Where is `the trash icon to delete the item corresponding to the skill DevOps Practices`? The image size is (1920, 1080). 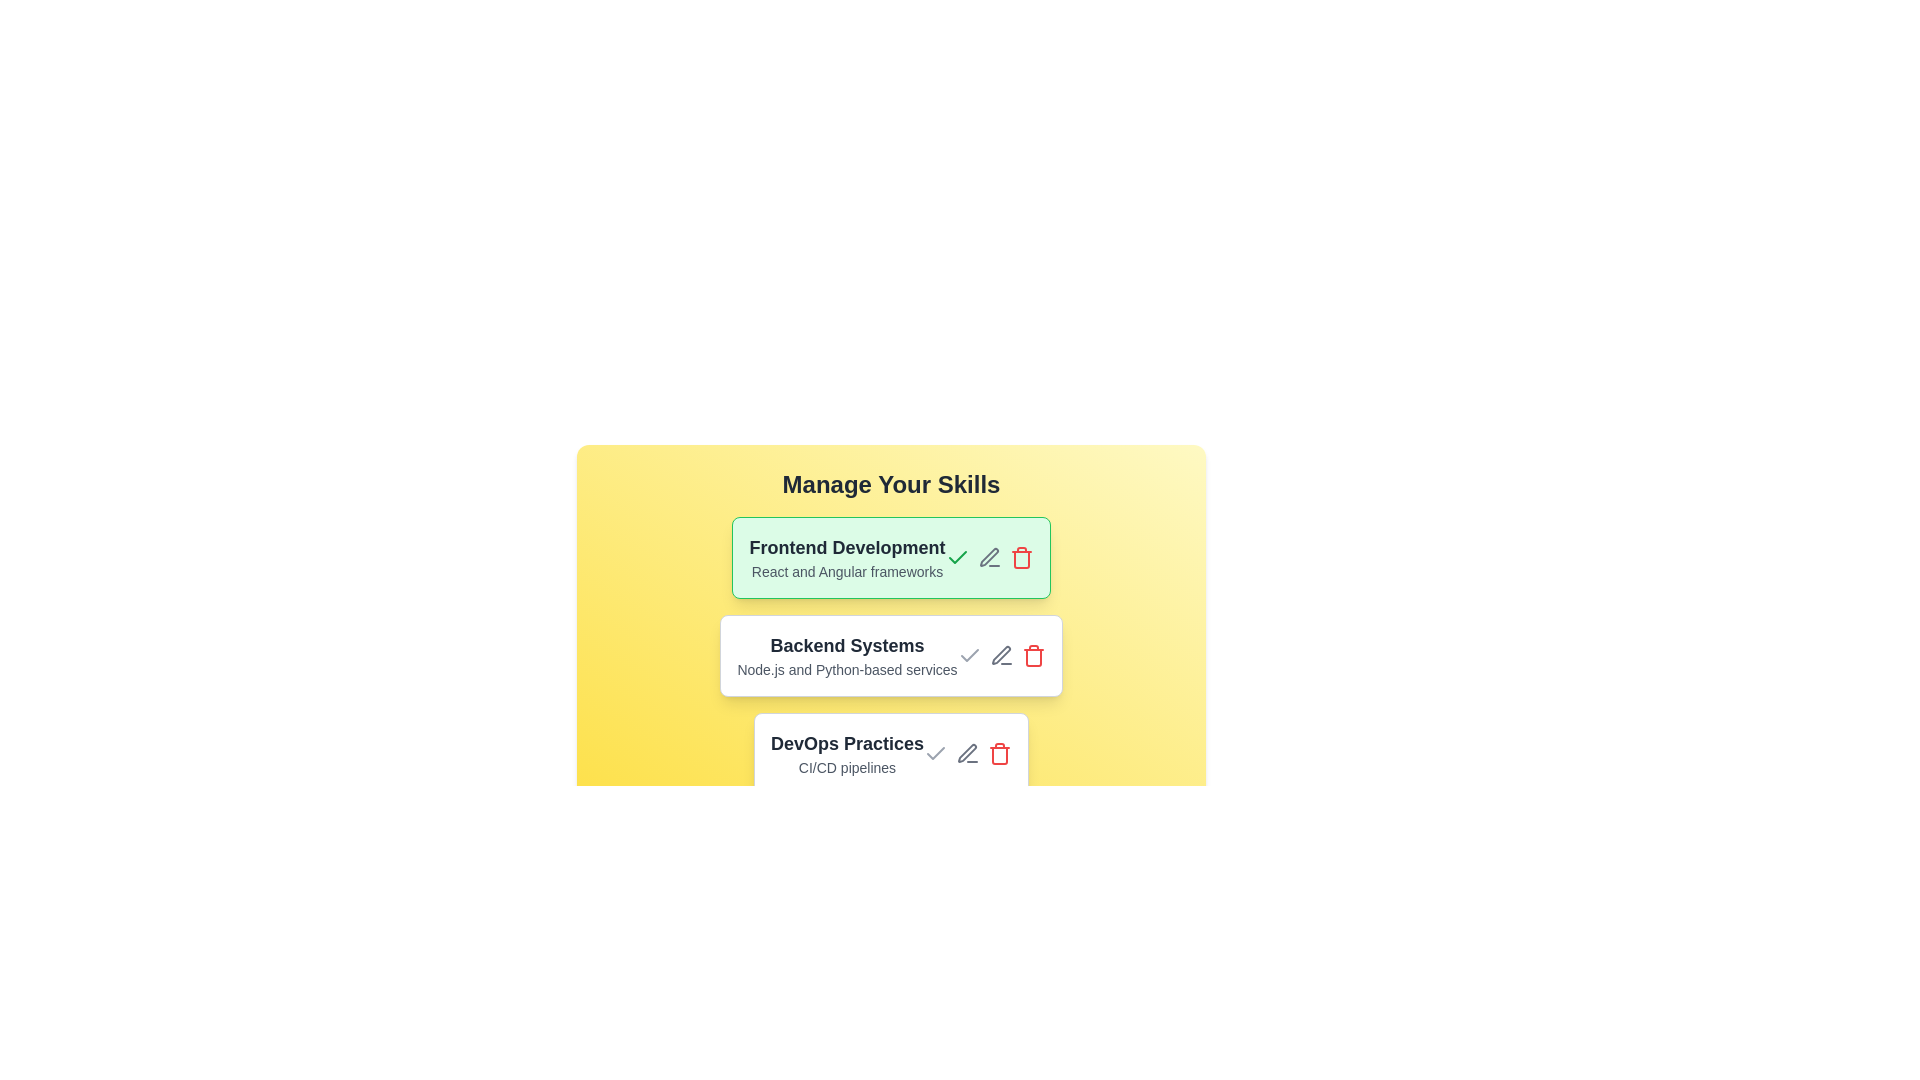 the trash icon to delete the item corresponding to the skill DevOps Practices is located at coordinates (1000, 753).